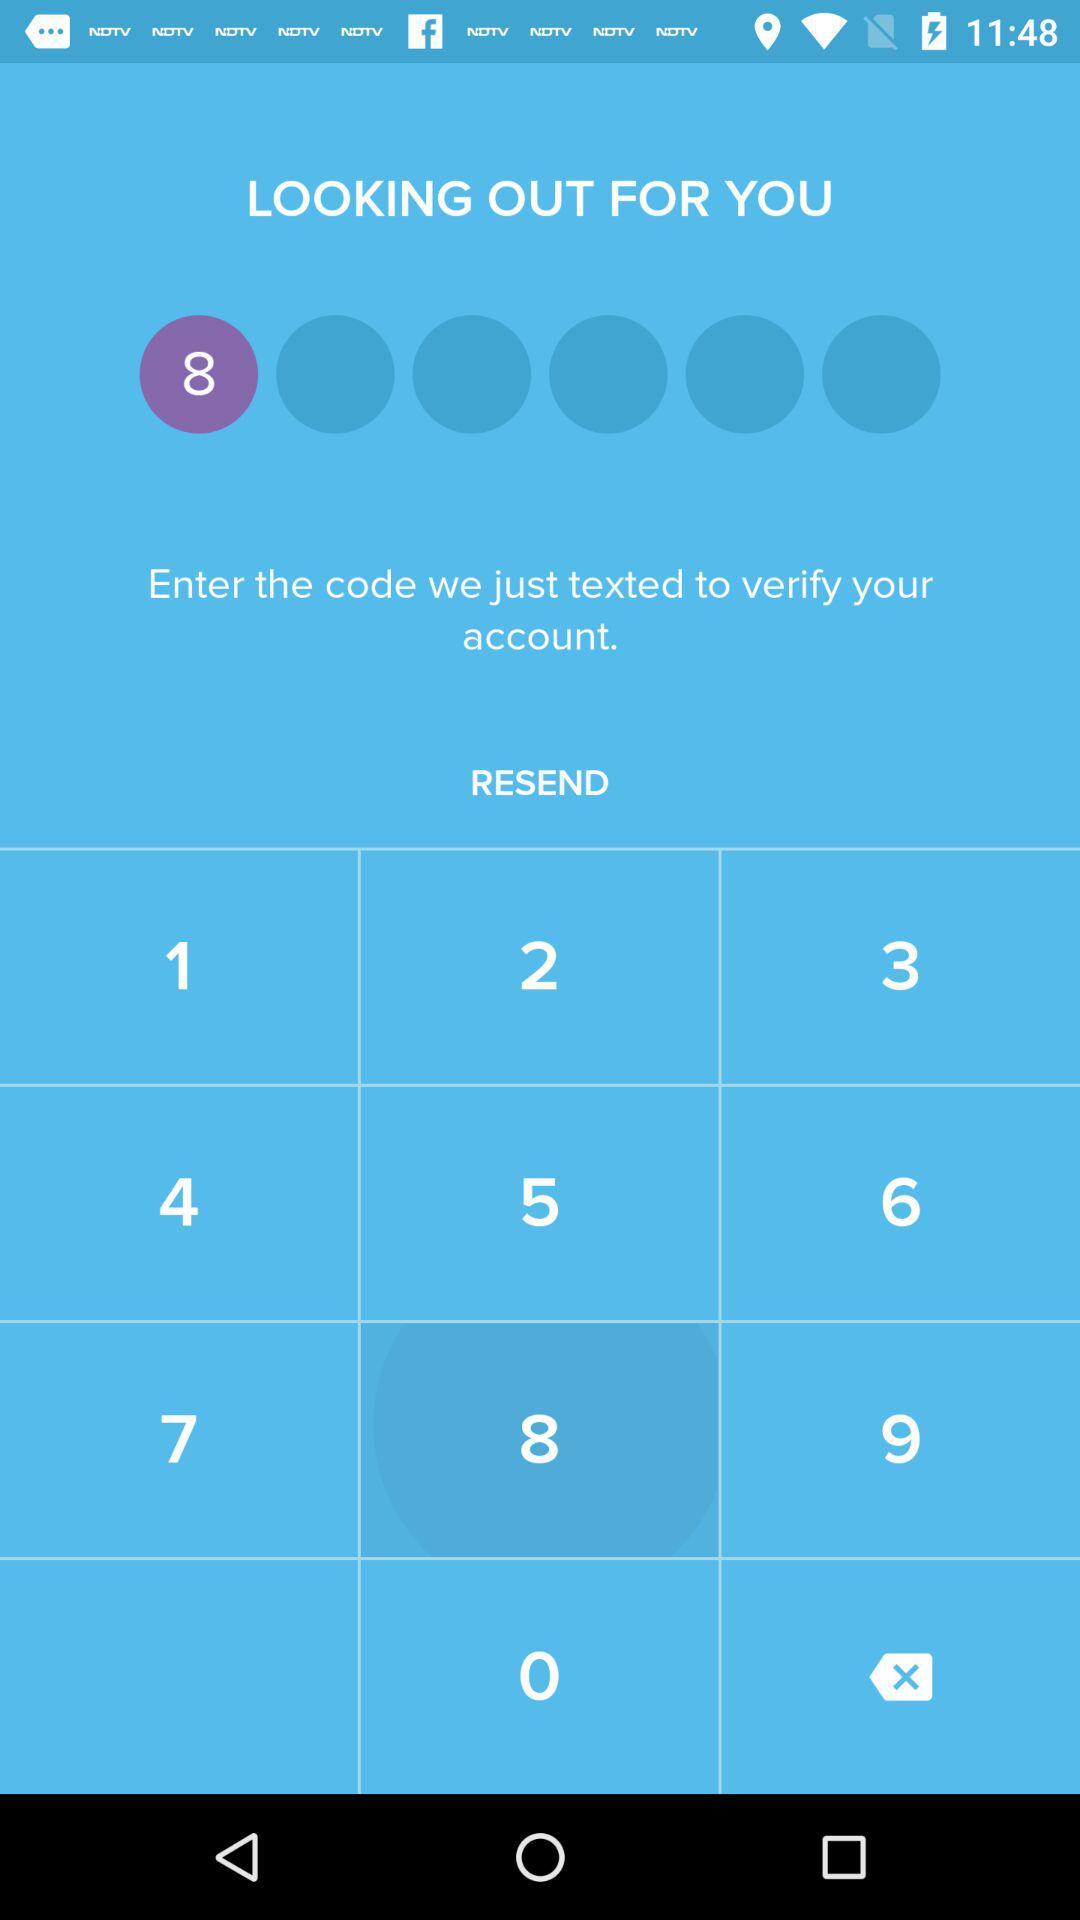 This screenshot has height=1920, width=1080. What do you see at coordinates (538, 1202) in the screenshot?
I see `the 5 icon` at bounding box center [538, 1202].